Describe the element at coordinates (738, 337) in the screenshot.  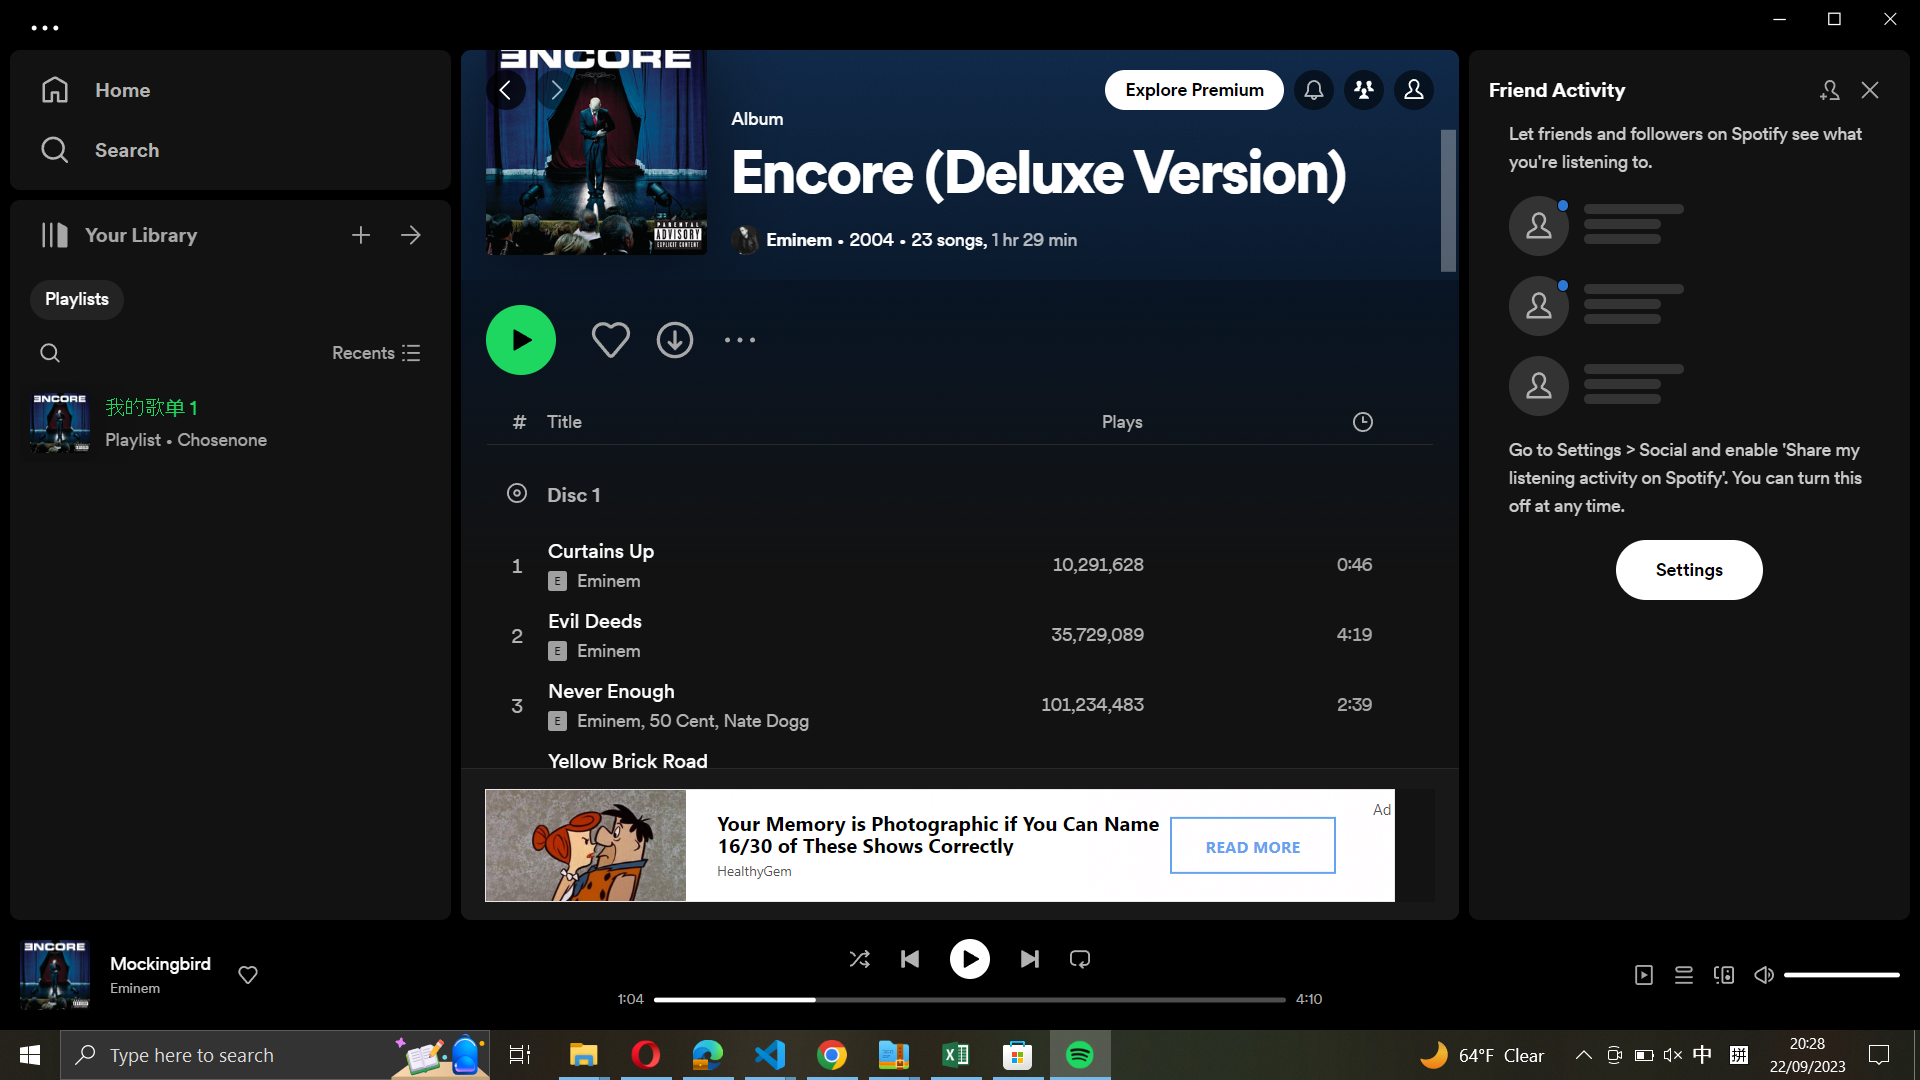
I see `further options in the playlist` at that location.